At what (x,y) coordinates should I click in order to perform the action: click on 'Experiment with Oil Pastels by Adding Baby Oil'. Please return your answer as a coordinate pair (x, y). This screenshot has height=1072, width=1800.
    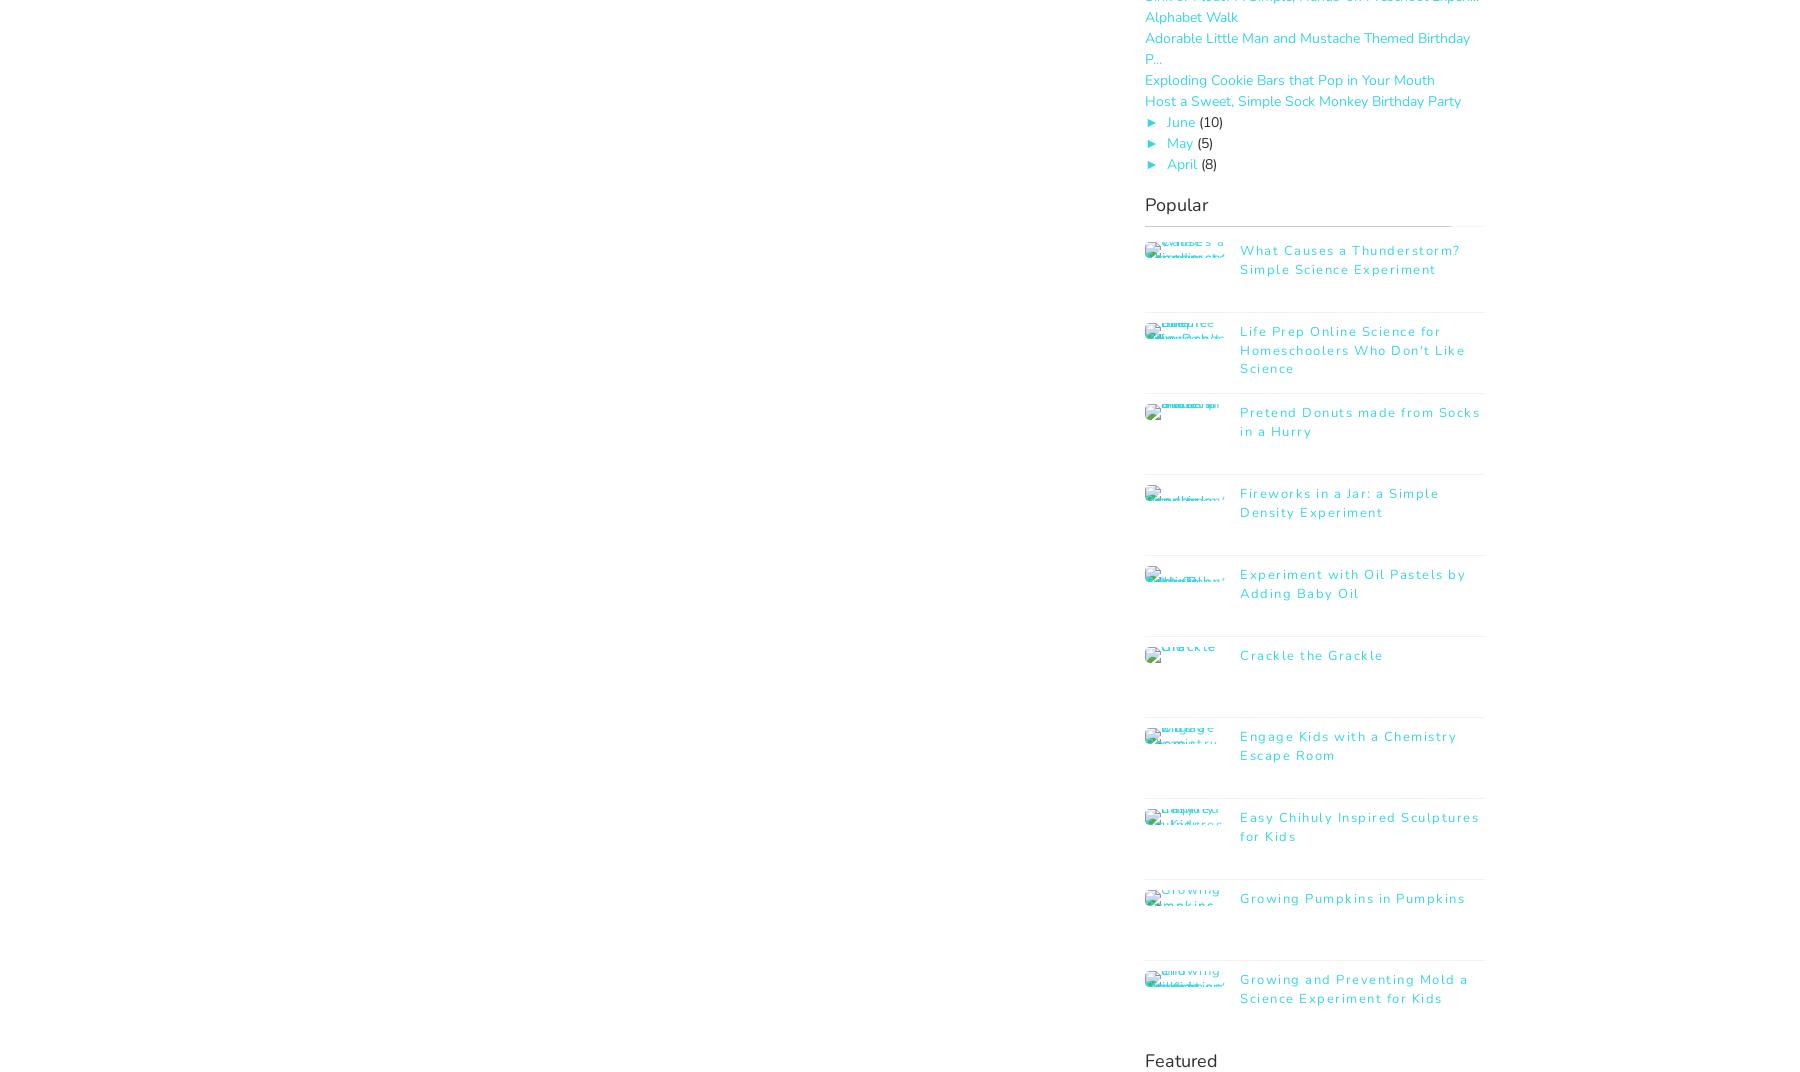
    Looking at the image, I should click on (1352, 583).